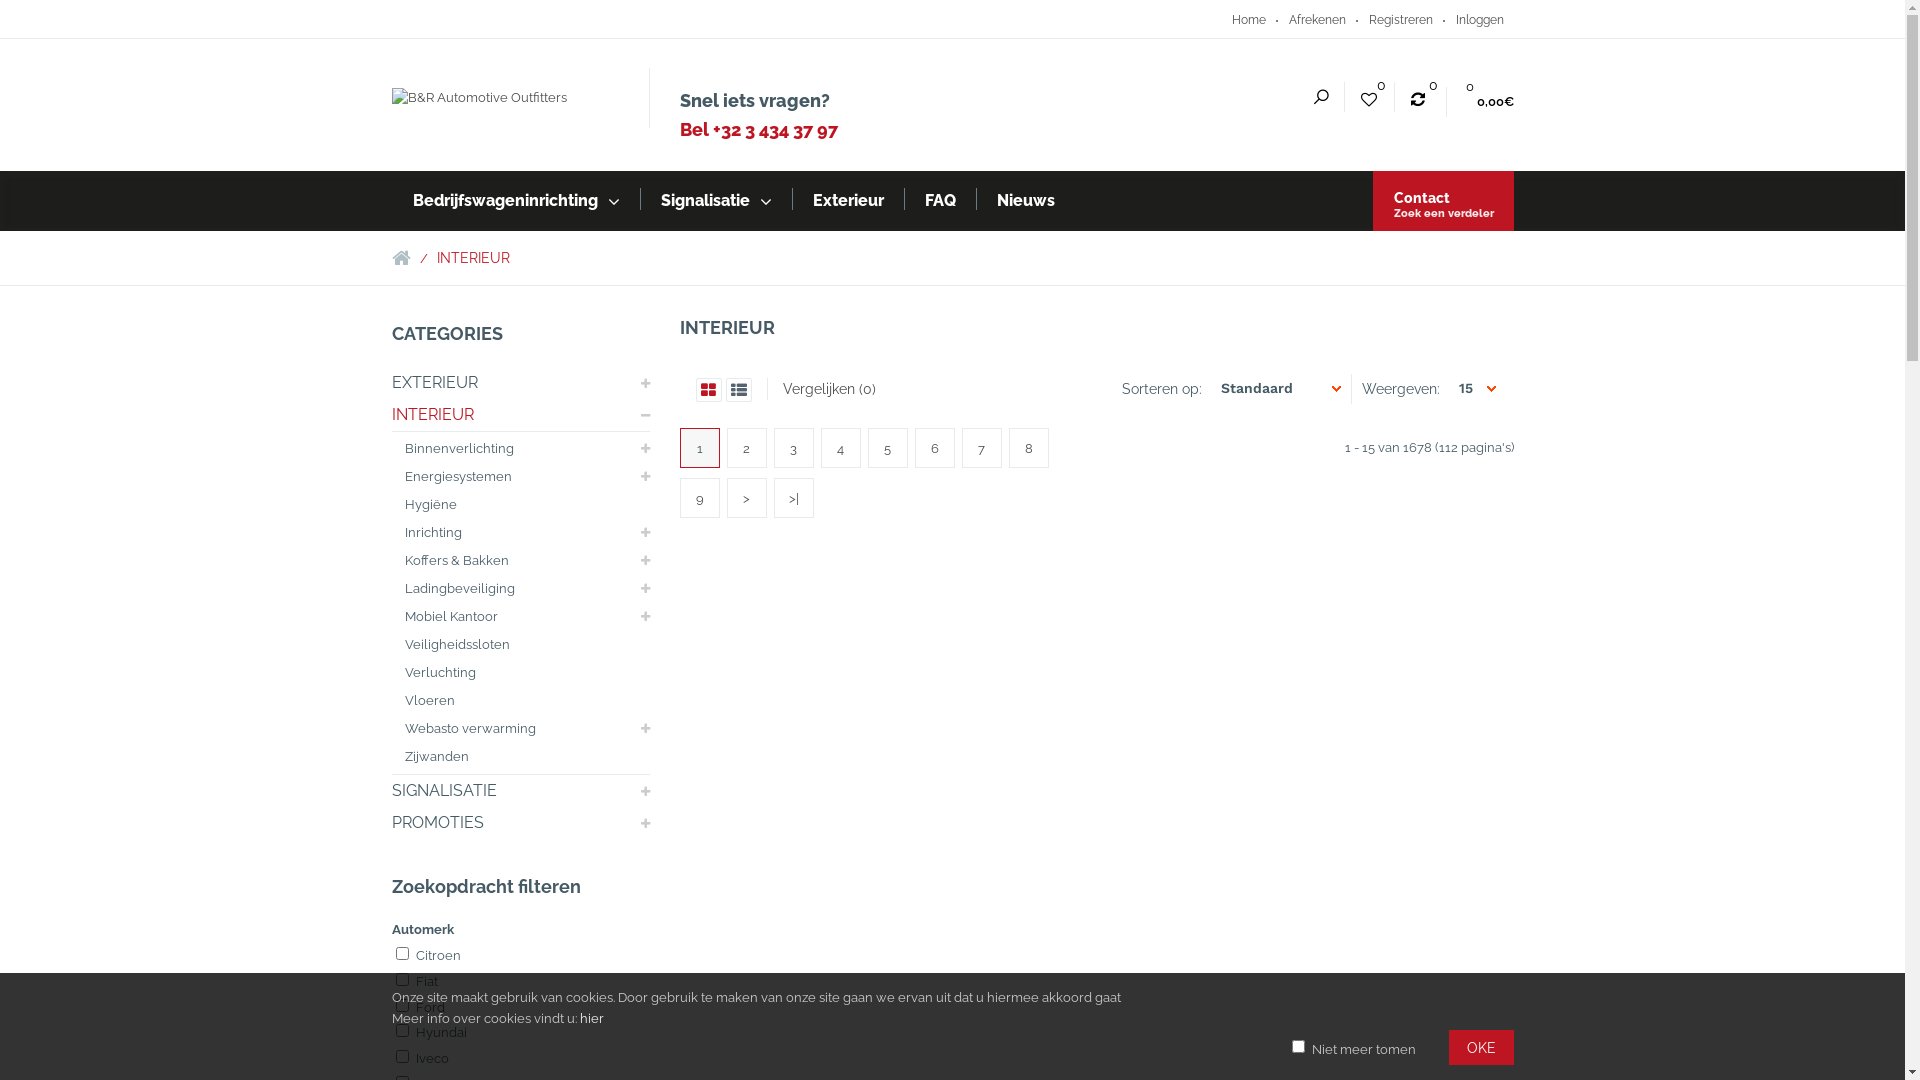 Image resolution: width=1920 pixels, height=1080 pixels. Describe the element at coordinates (915, 446) in the screenshot. I see `'6'` at that location.